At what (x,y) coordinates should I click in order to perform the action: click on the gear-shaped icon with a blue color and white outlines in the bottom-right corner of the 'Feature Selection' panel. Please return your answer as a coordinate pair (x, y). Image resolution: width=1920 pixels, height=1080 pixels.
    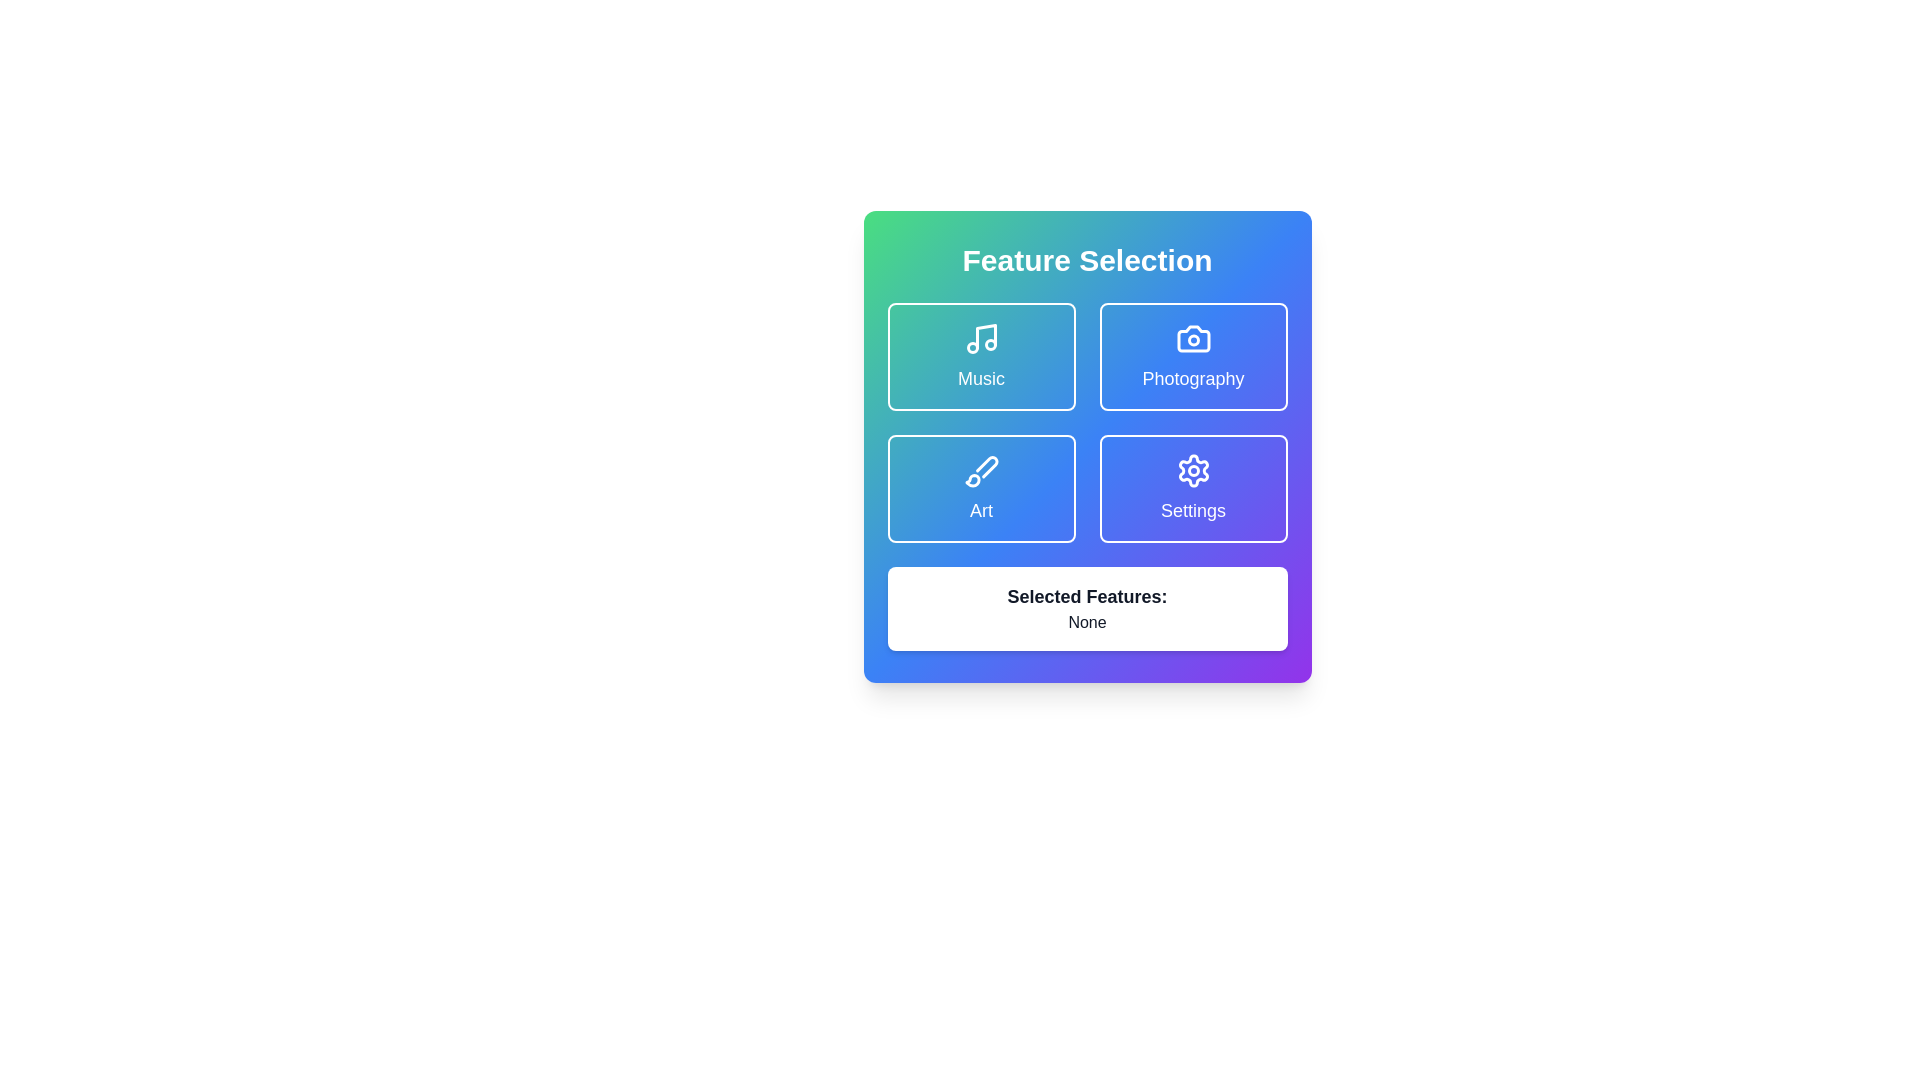
    Looking at the image, I should click on (1193, 470).